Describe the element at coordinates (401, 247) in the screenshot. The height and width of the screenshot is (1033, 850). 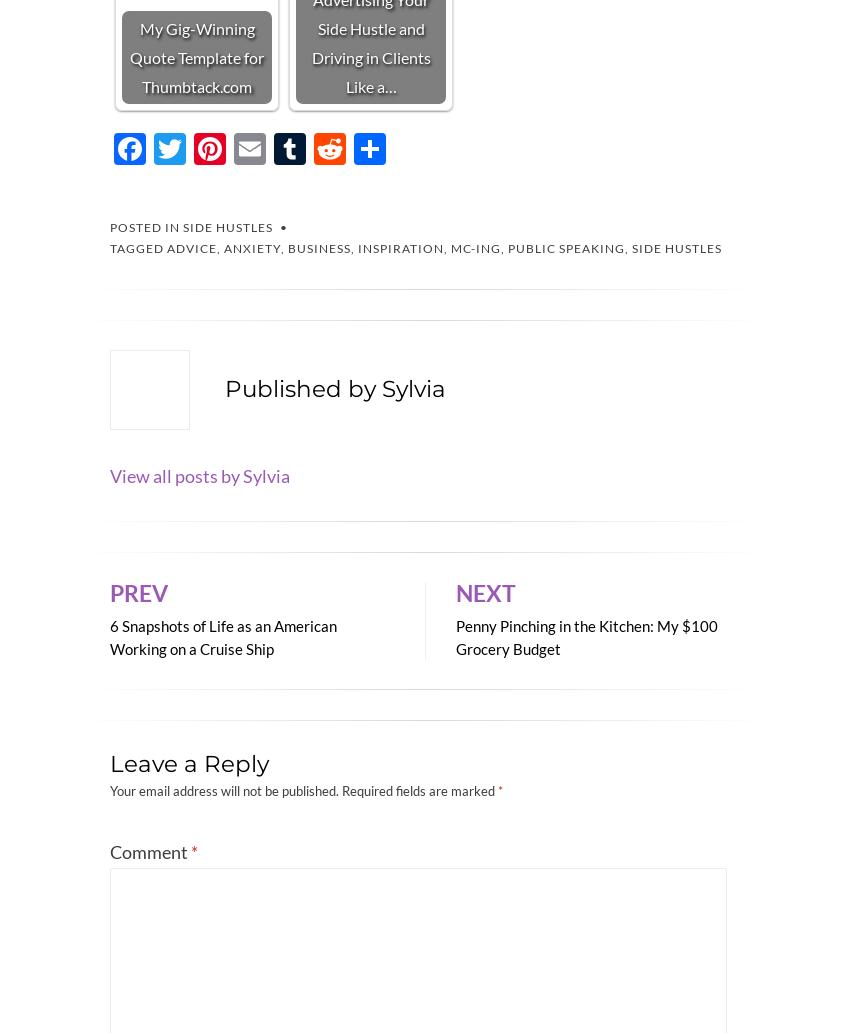
I see `'inspiration'` at that location.